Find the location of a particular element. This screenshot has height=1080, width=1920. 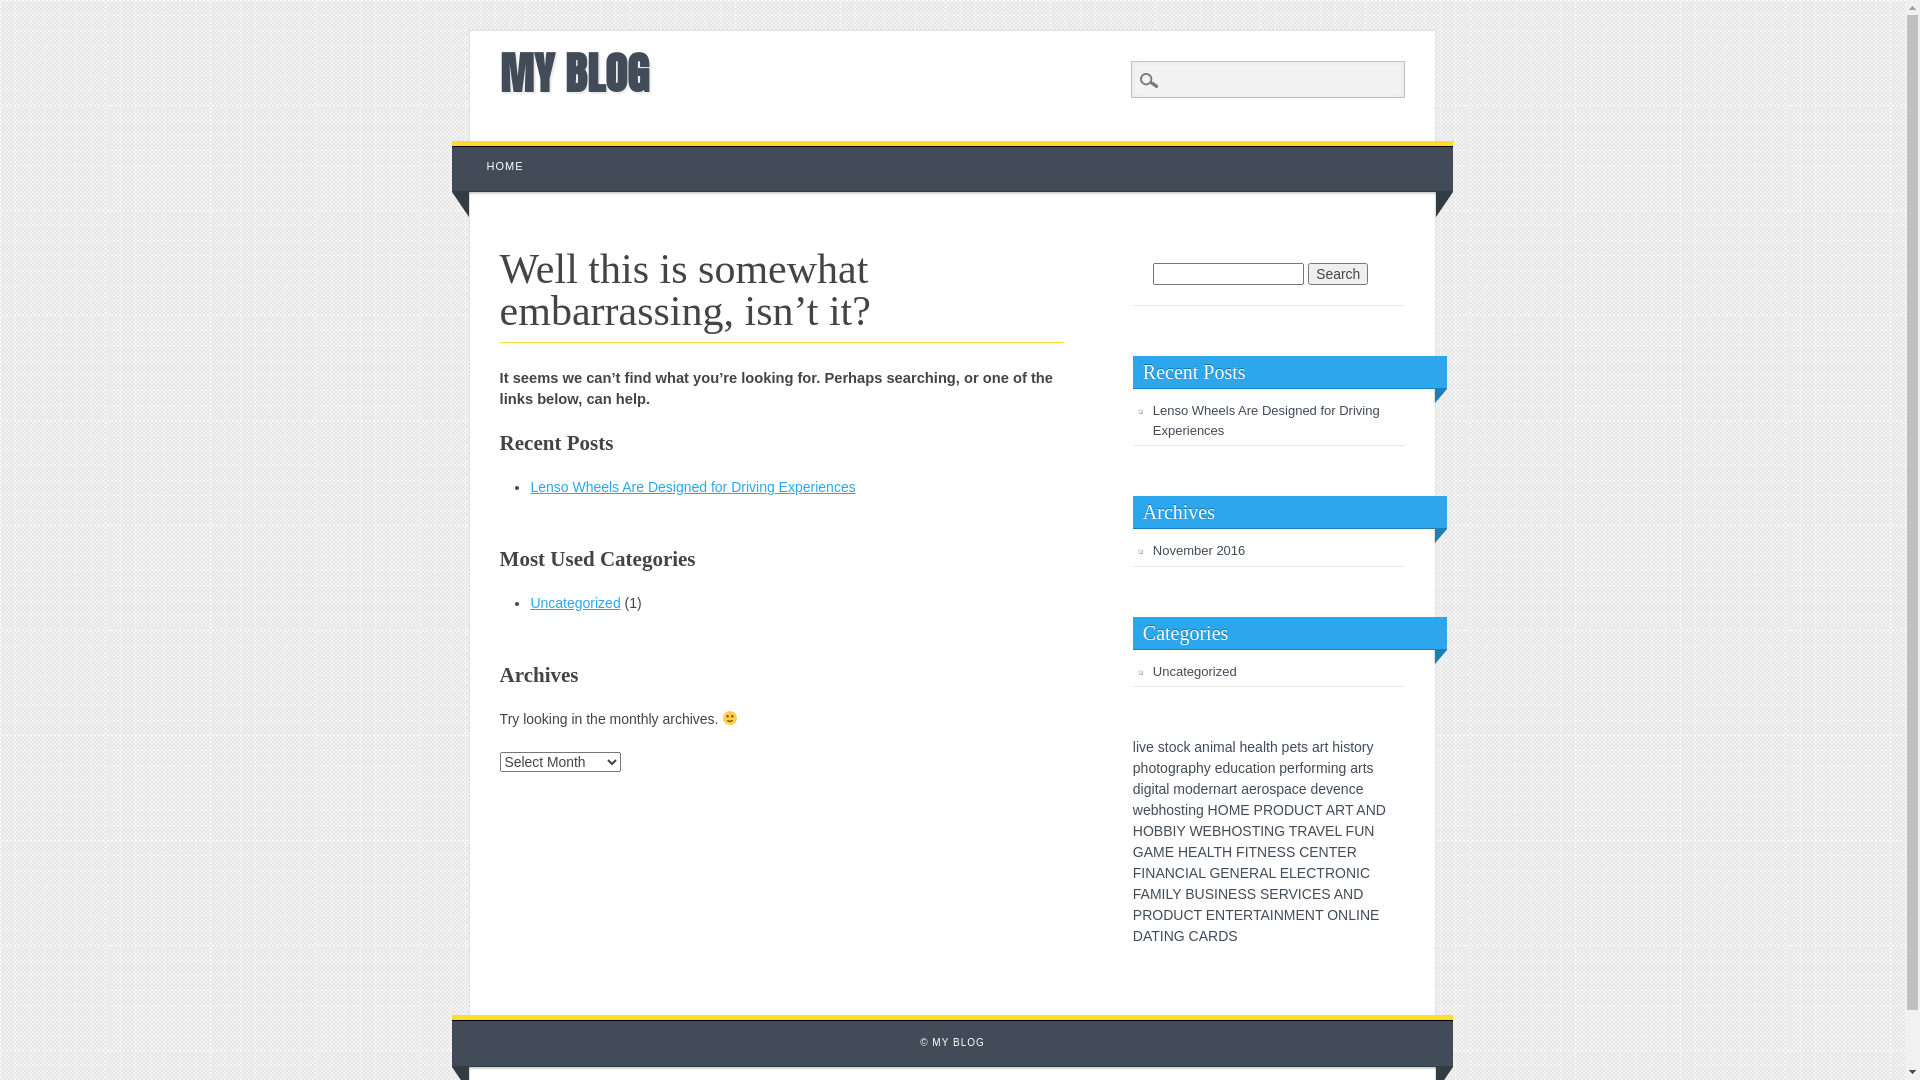

'L' is located at coordinates (1271, 871).